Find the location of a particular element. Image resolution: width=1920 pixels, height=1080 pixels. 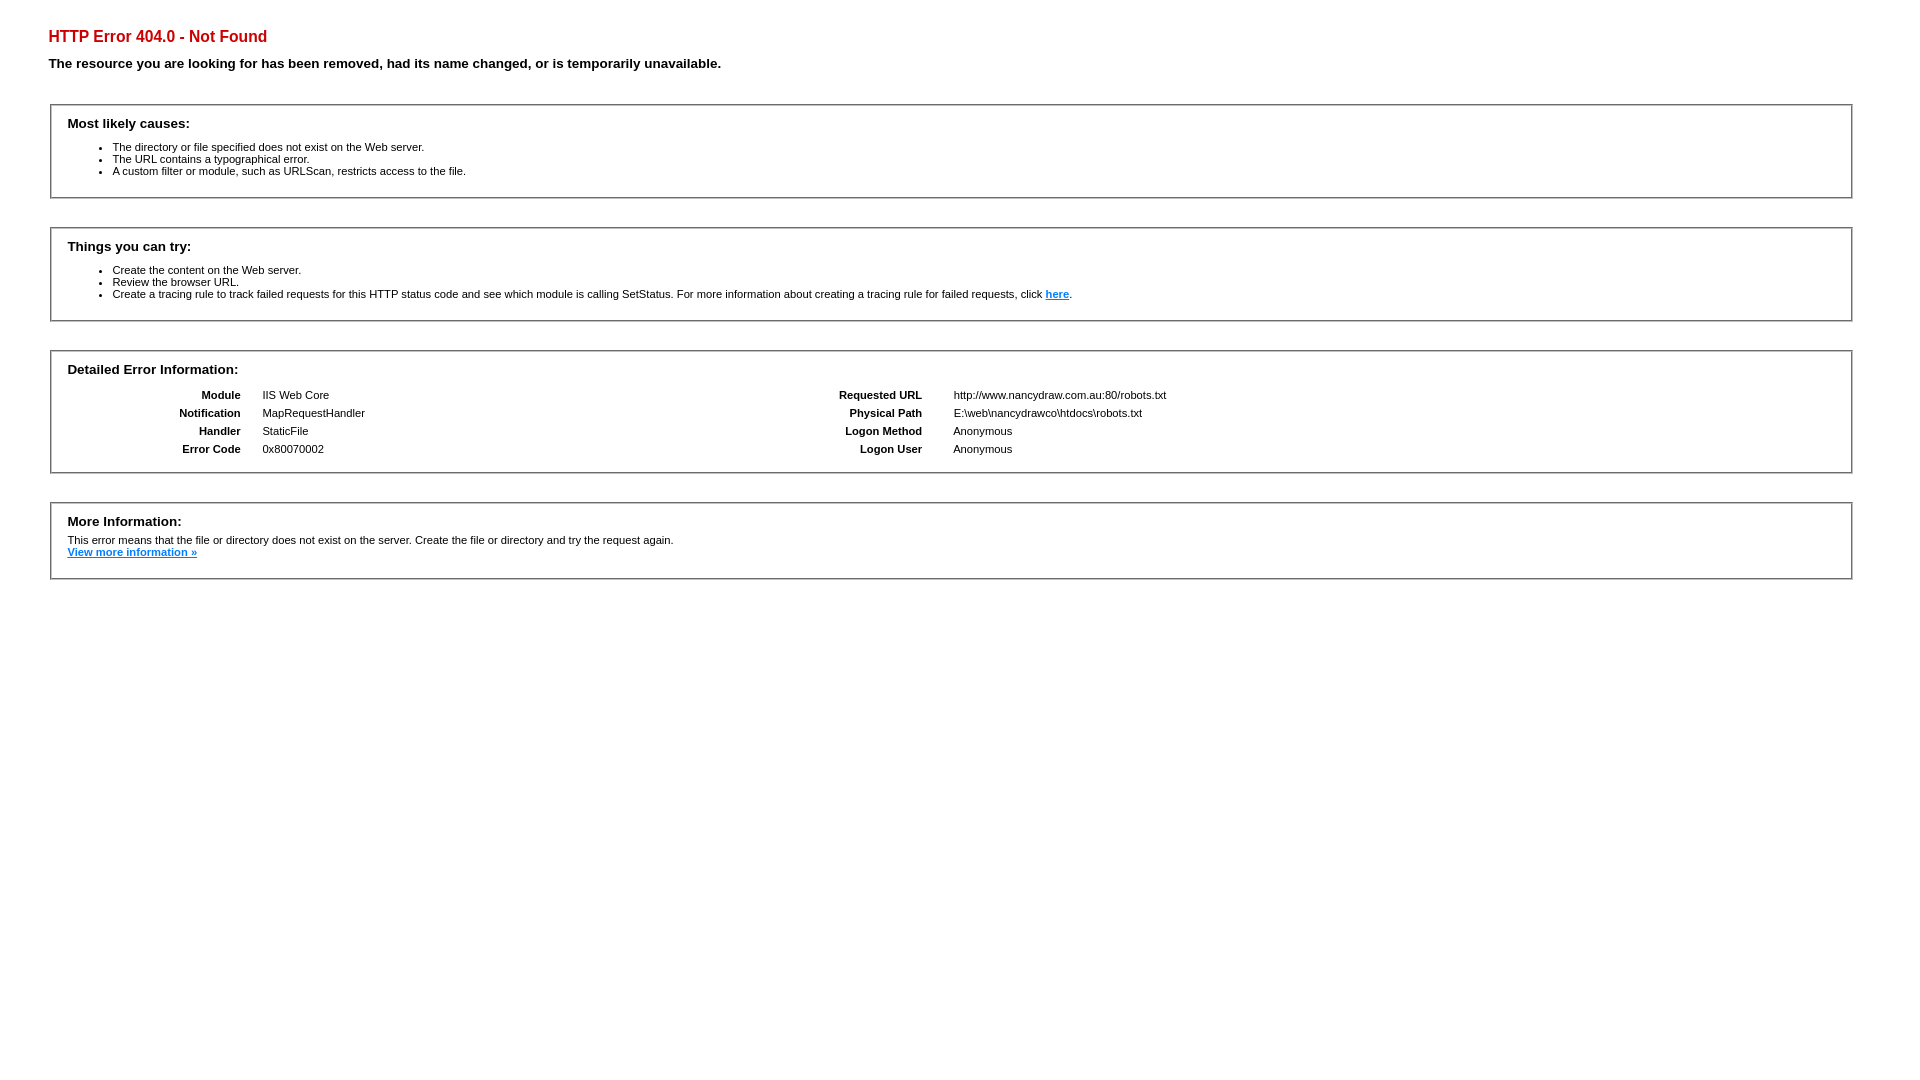

'here' is located at coordinates (1056, 293).